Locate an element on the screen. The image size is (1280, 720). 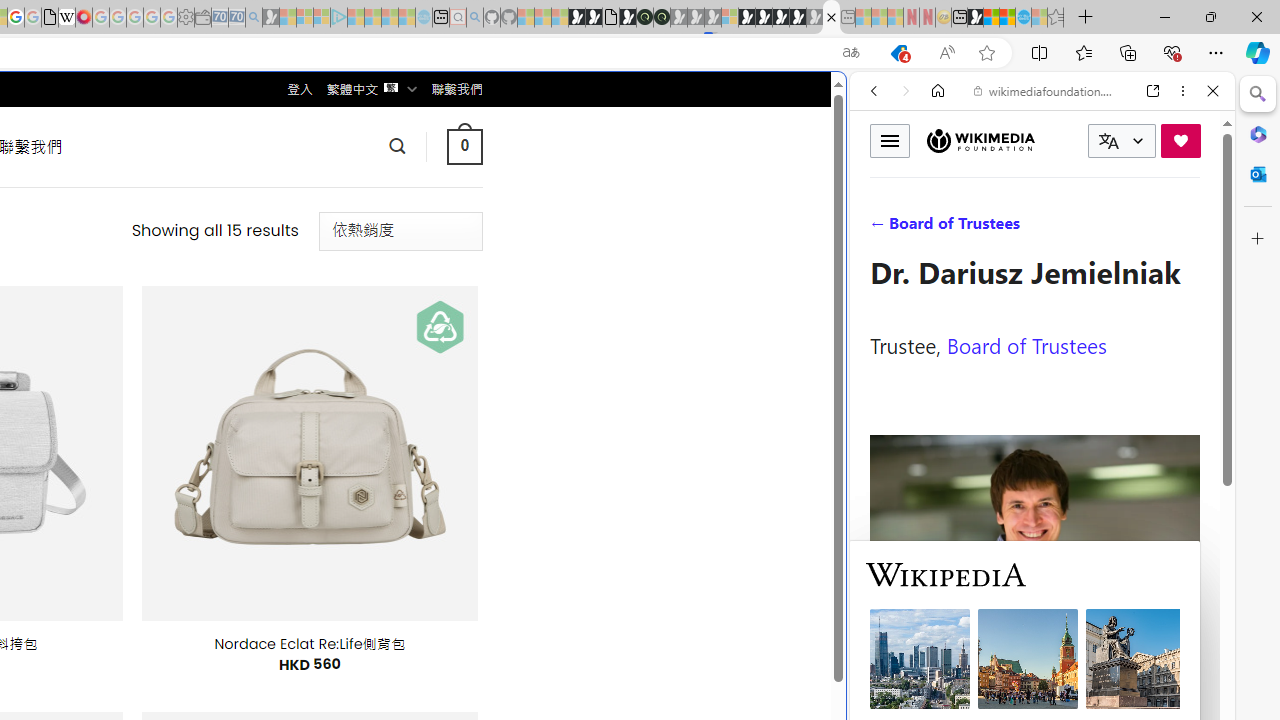
'Search Filter, VIDEOS' is located at coordinates (1006, 227).